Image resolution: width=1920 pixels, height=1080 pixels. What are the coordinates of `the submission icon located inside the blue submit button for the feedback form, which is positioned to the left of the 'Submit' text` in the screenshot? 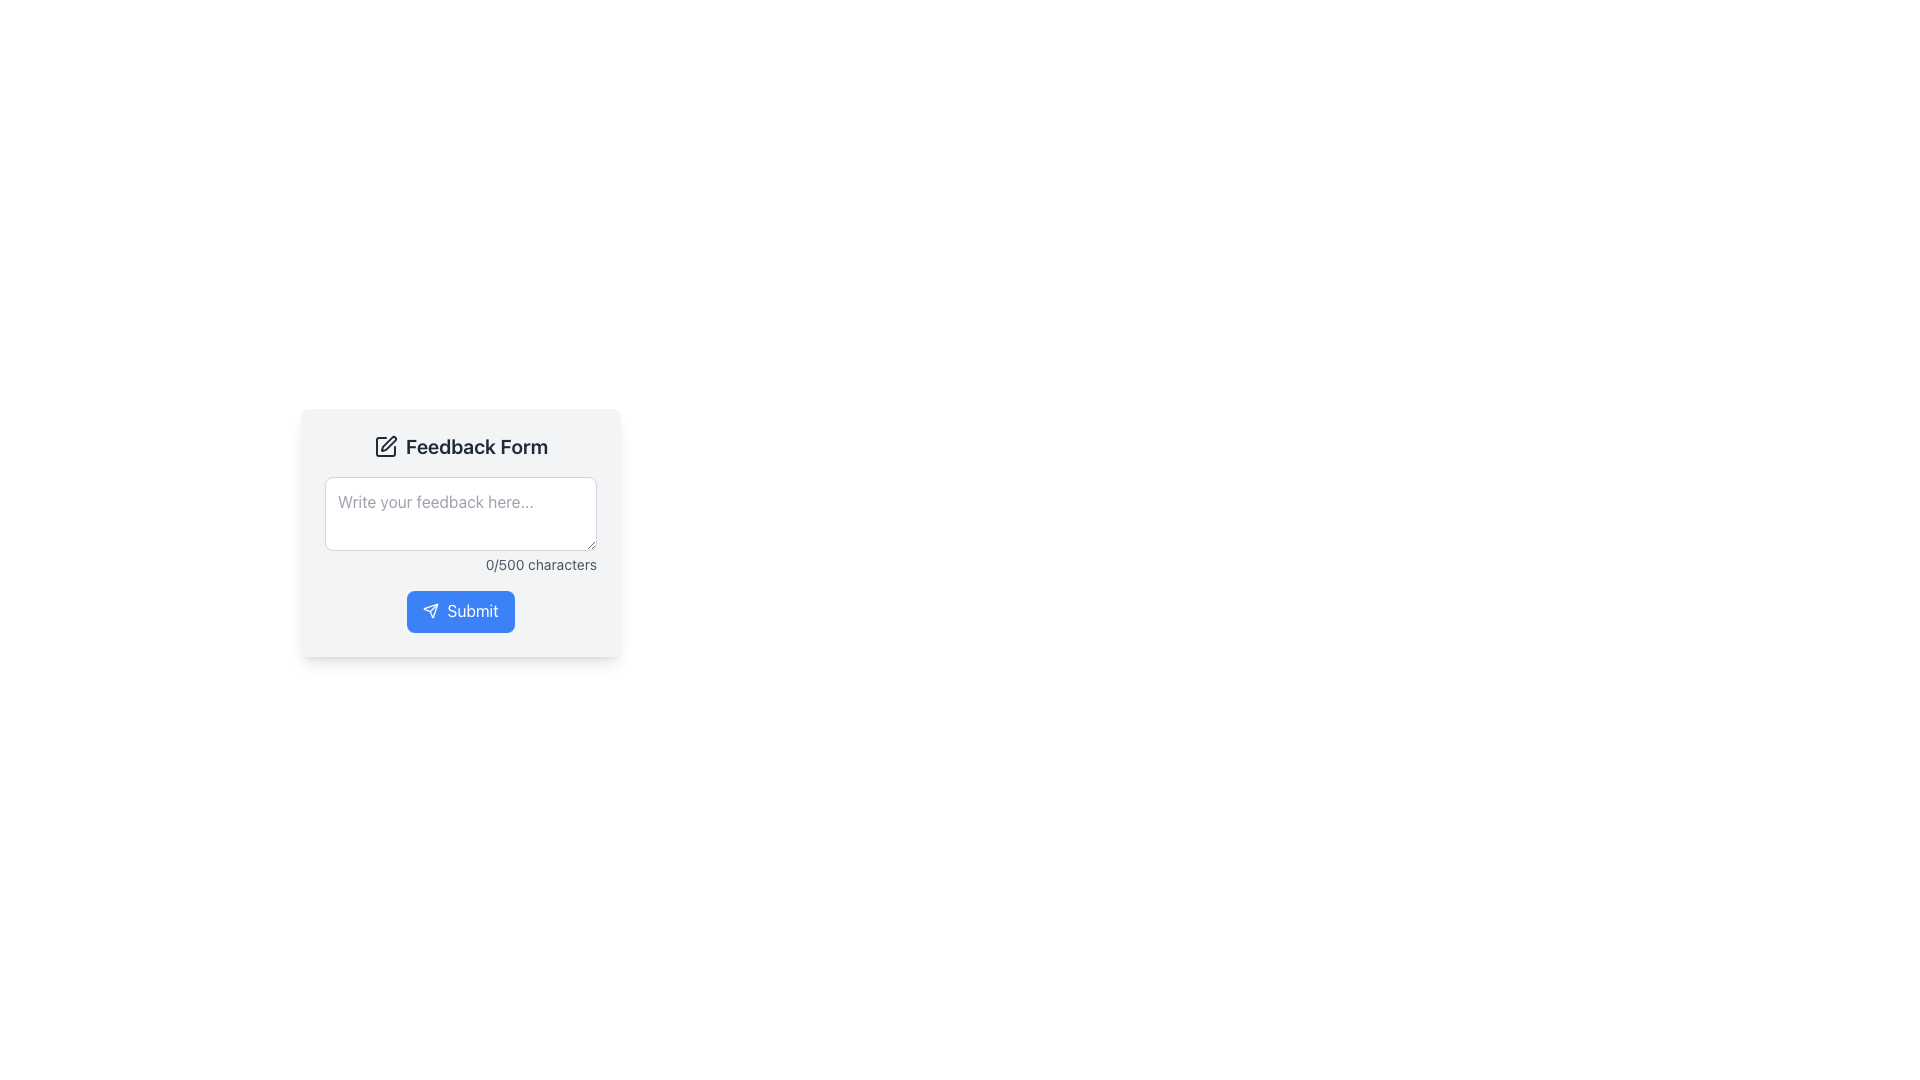 It's located at (430, 609).